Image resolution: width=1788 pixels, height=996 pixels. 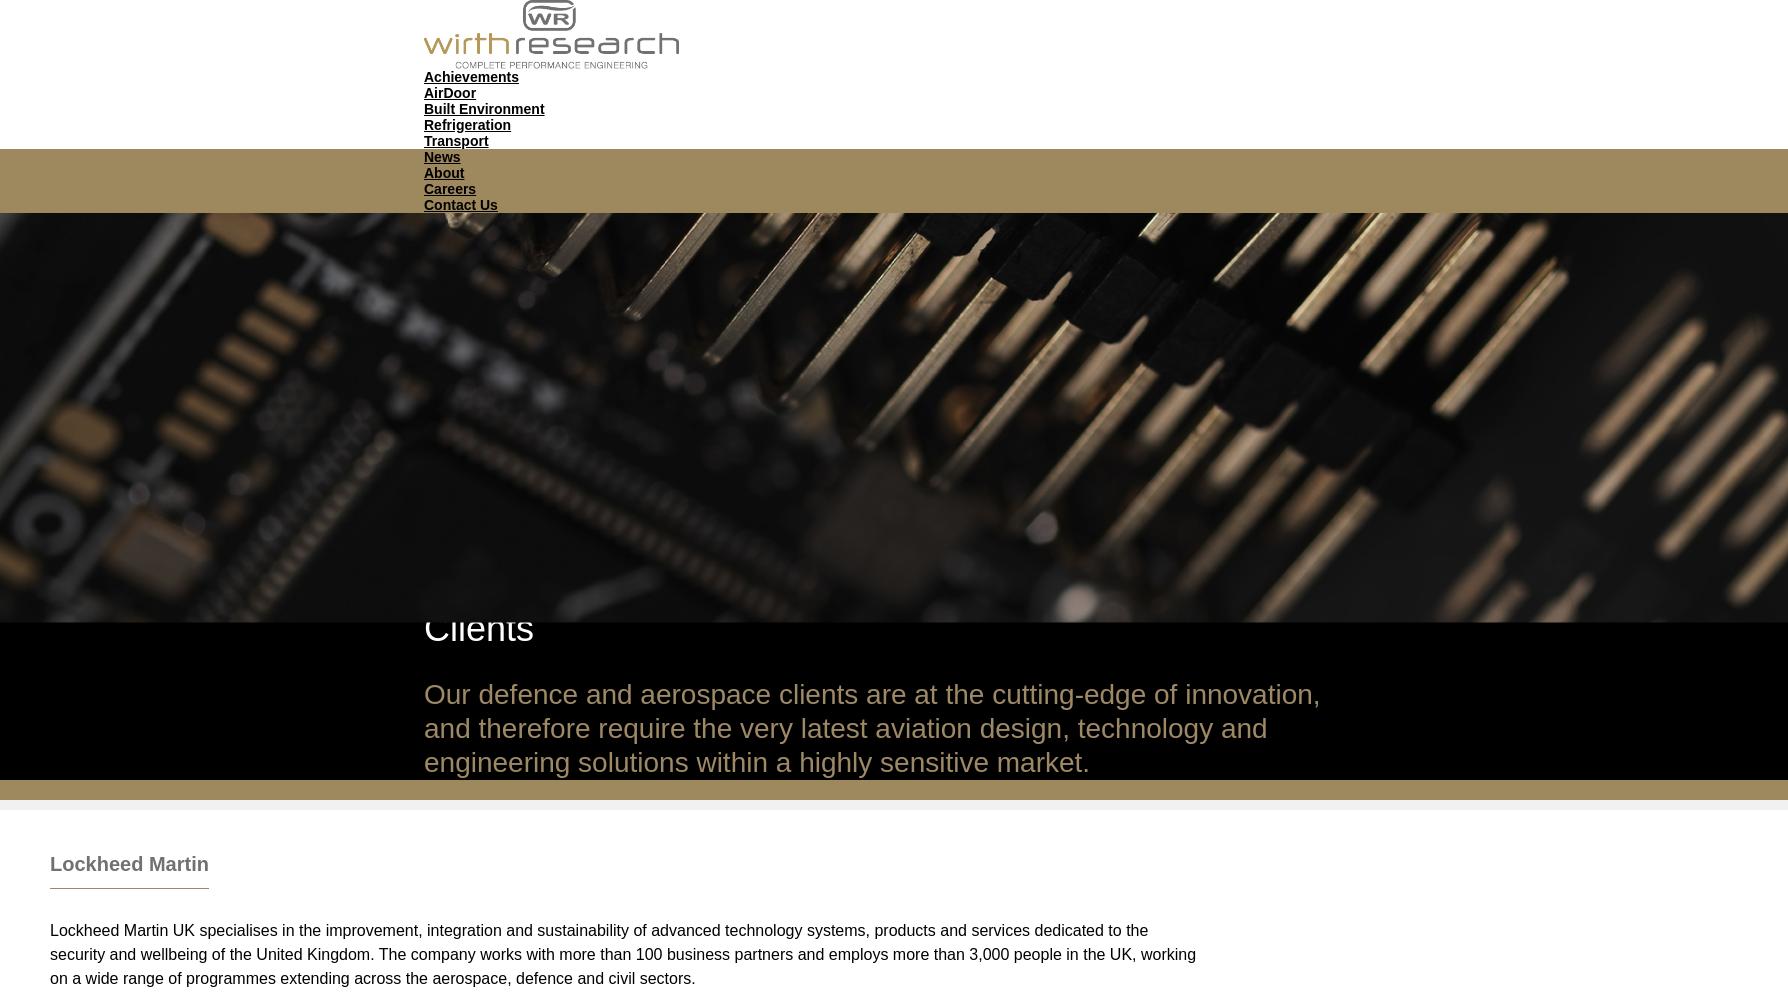 What do you see at coordinates (440, 154) in the screenshot?
I see `'News'` at bounding box center [440, 154].